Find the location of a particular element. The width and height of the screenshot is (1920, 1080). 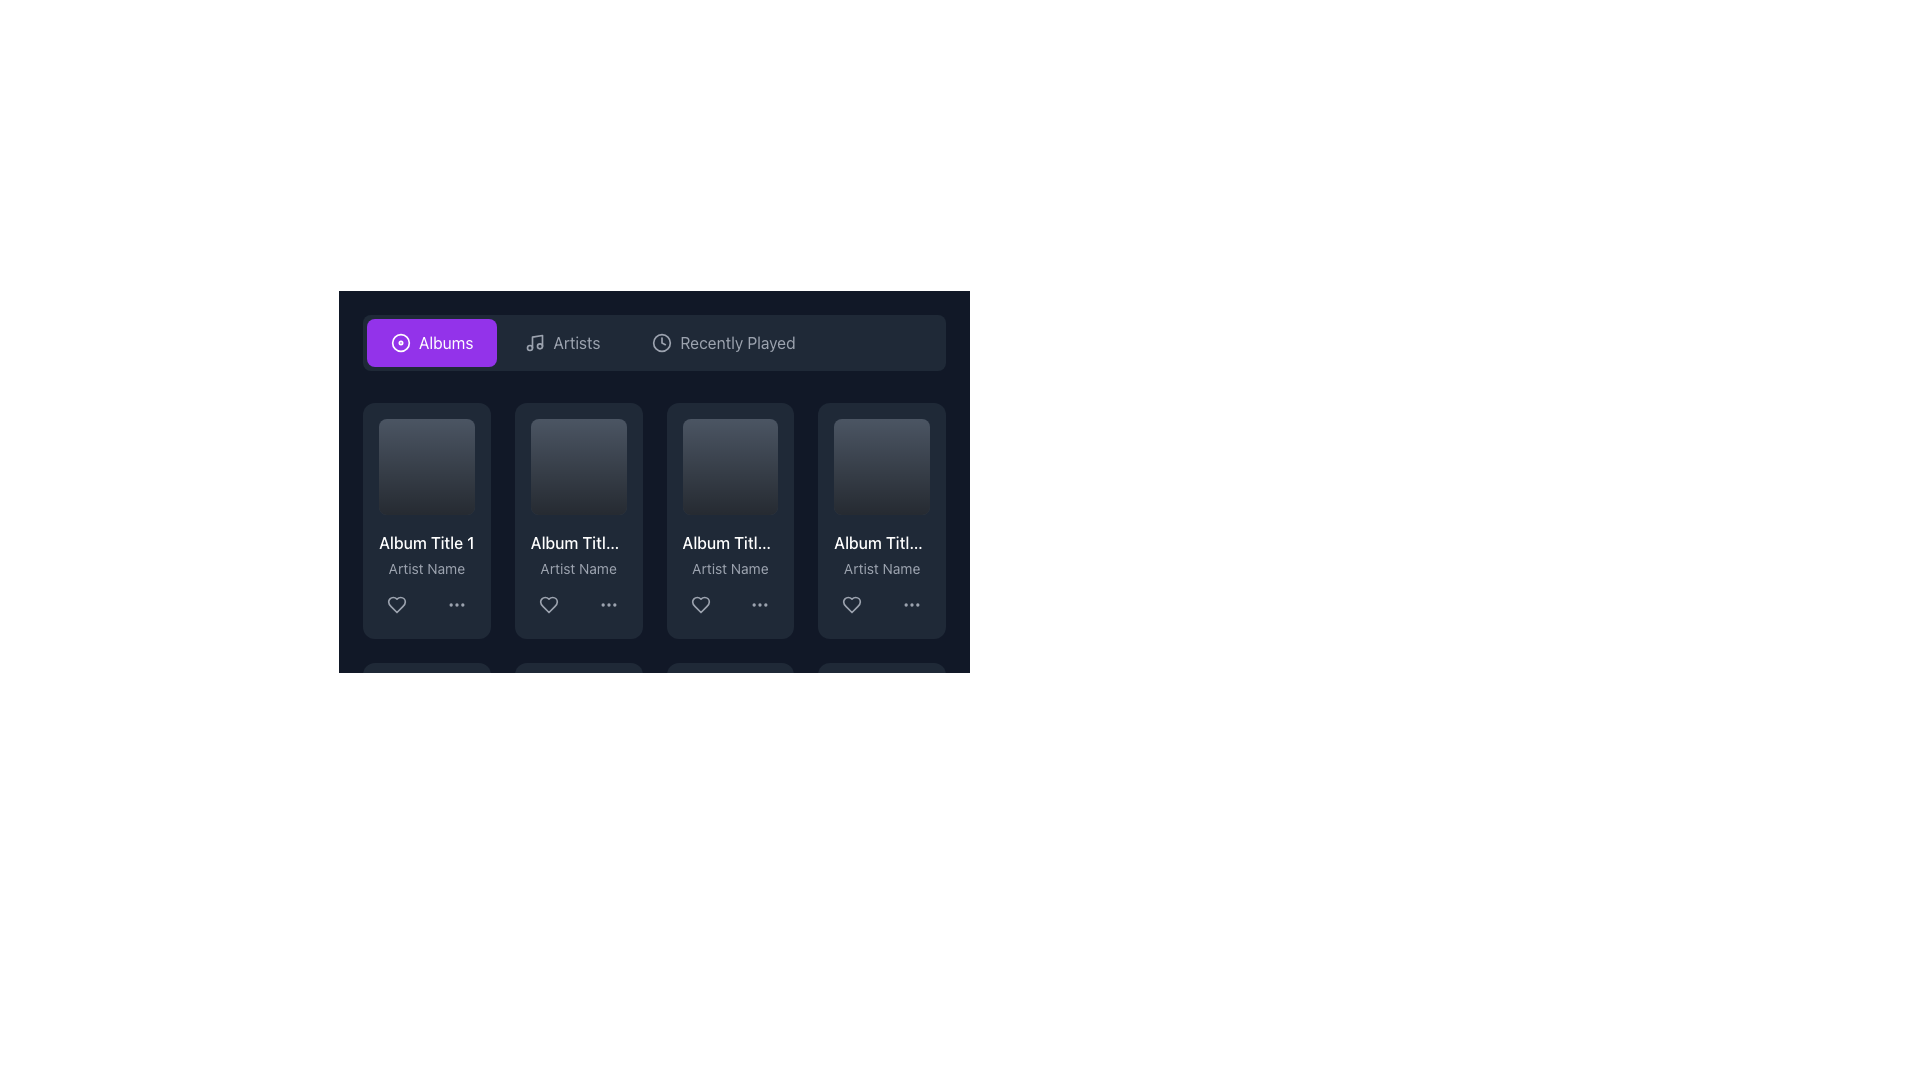

the text label displaying 'Album Title 4', which is styled in white font and located at the bottom of the fourth album card in the horizontal list layout is located at coordinates (881, 542).